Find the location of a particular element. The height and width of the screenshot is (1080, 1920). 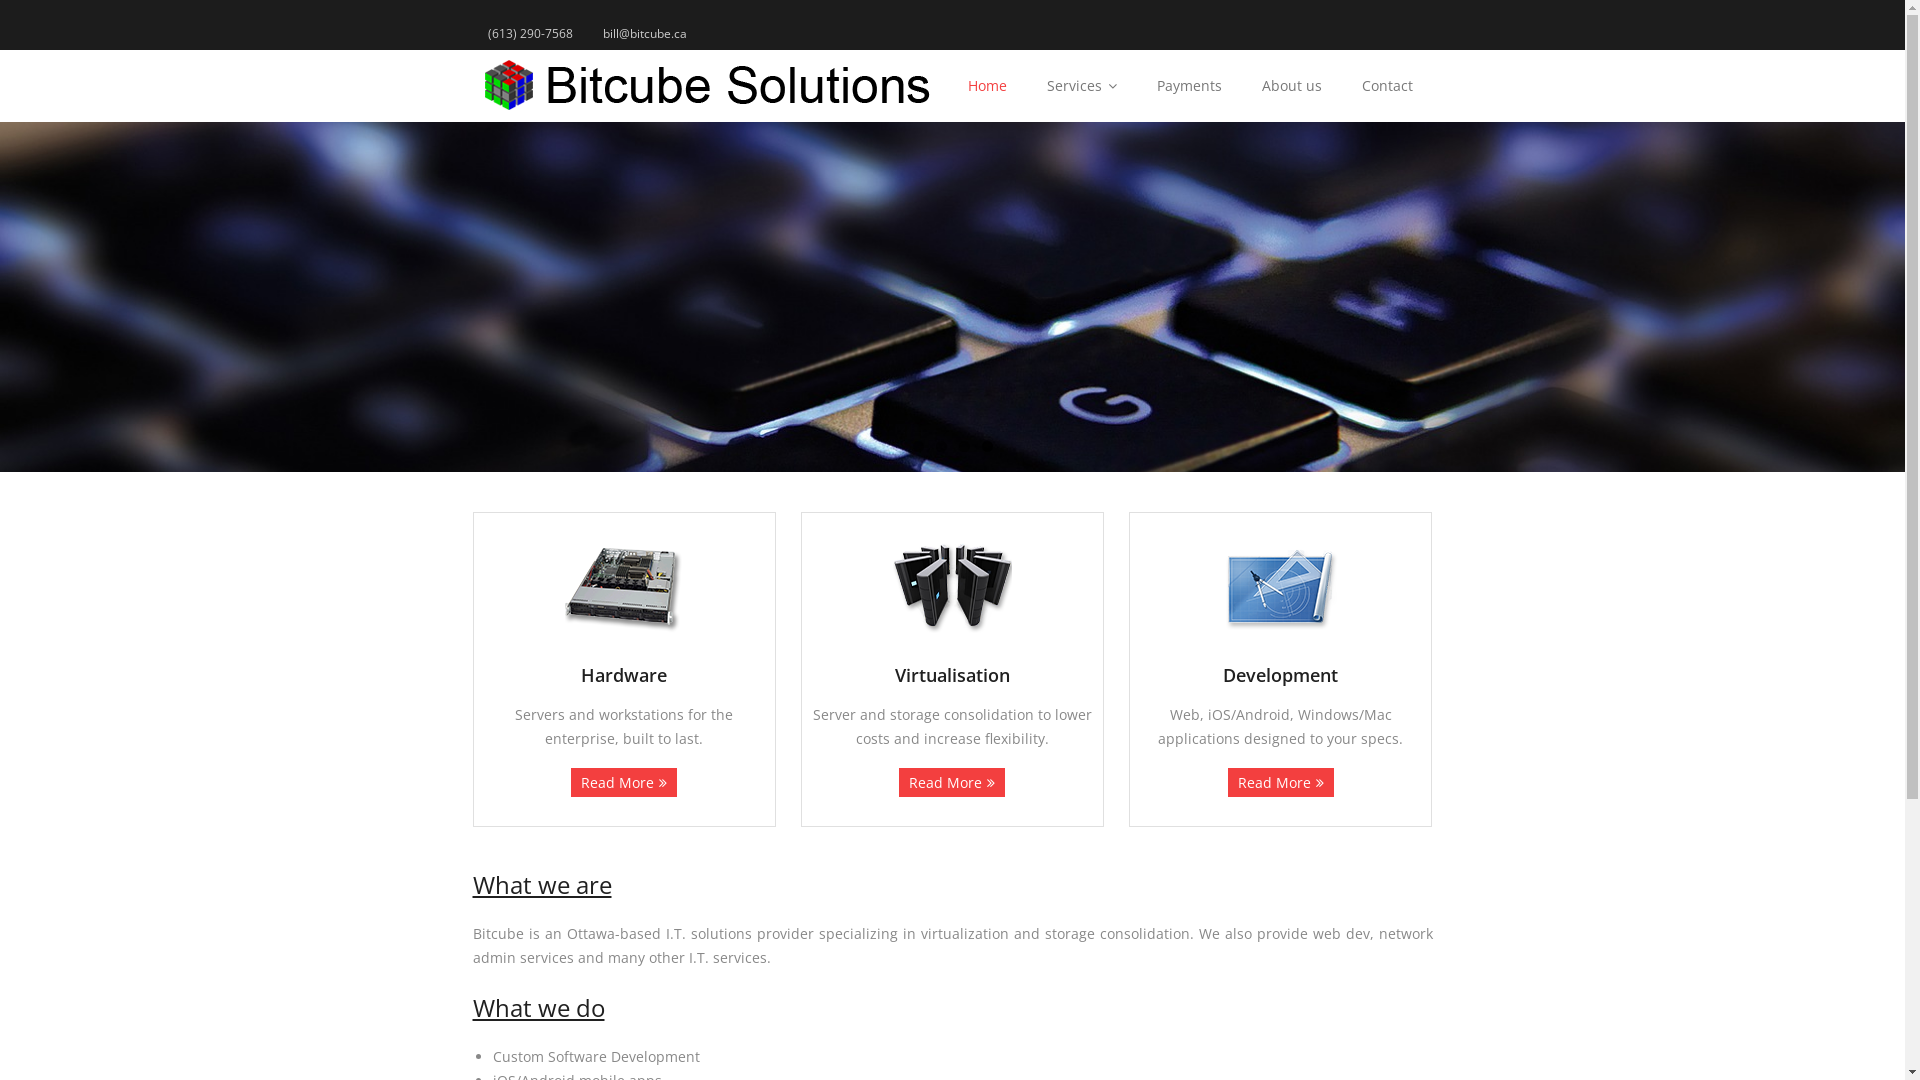

'(613) 290-7568' is located at coordinates (529, 33).